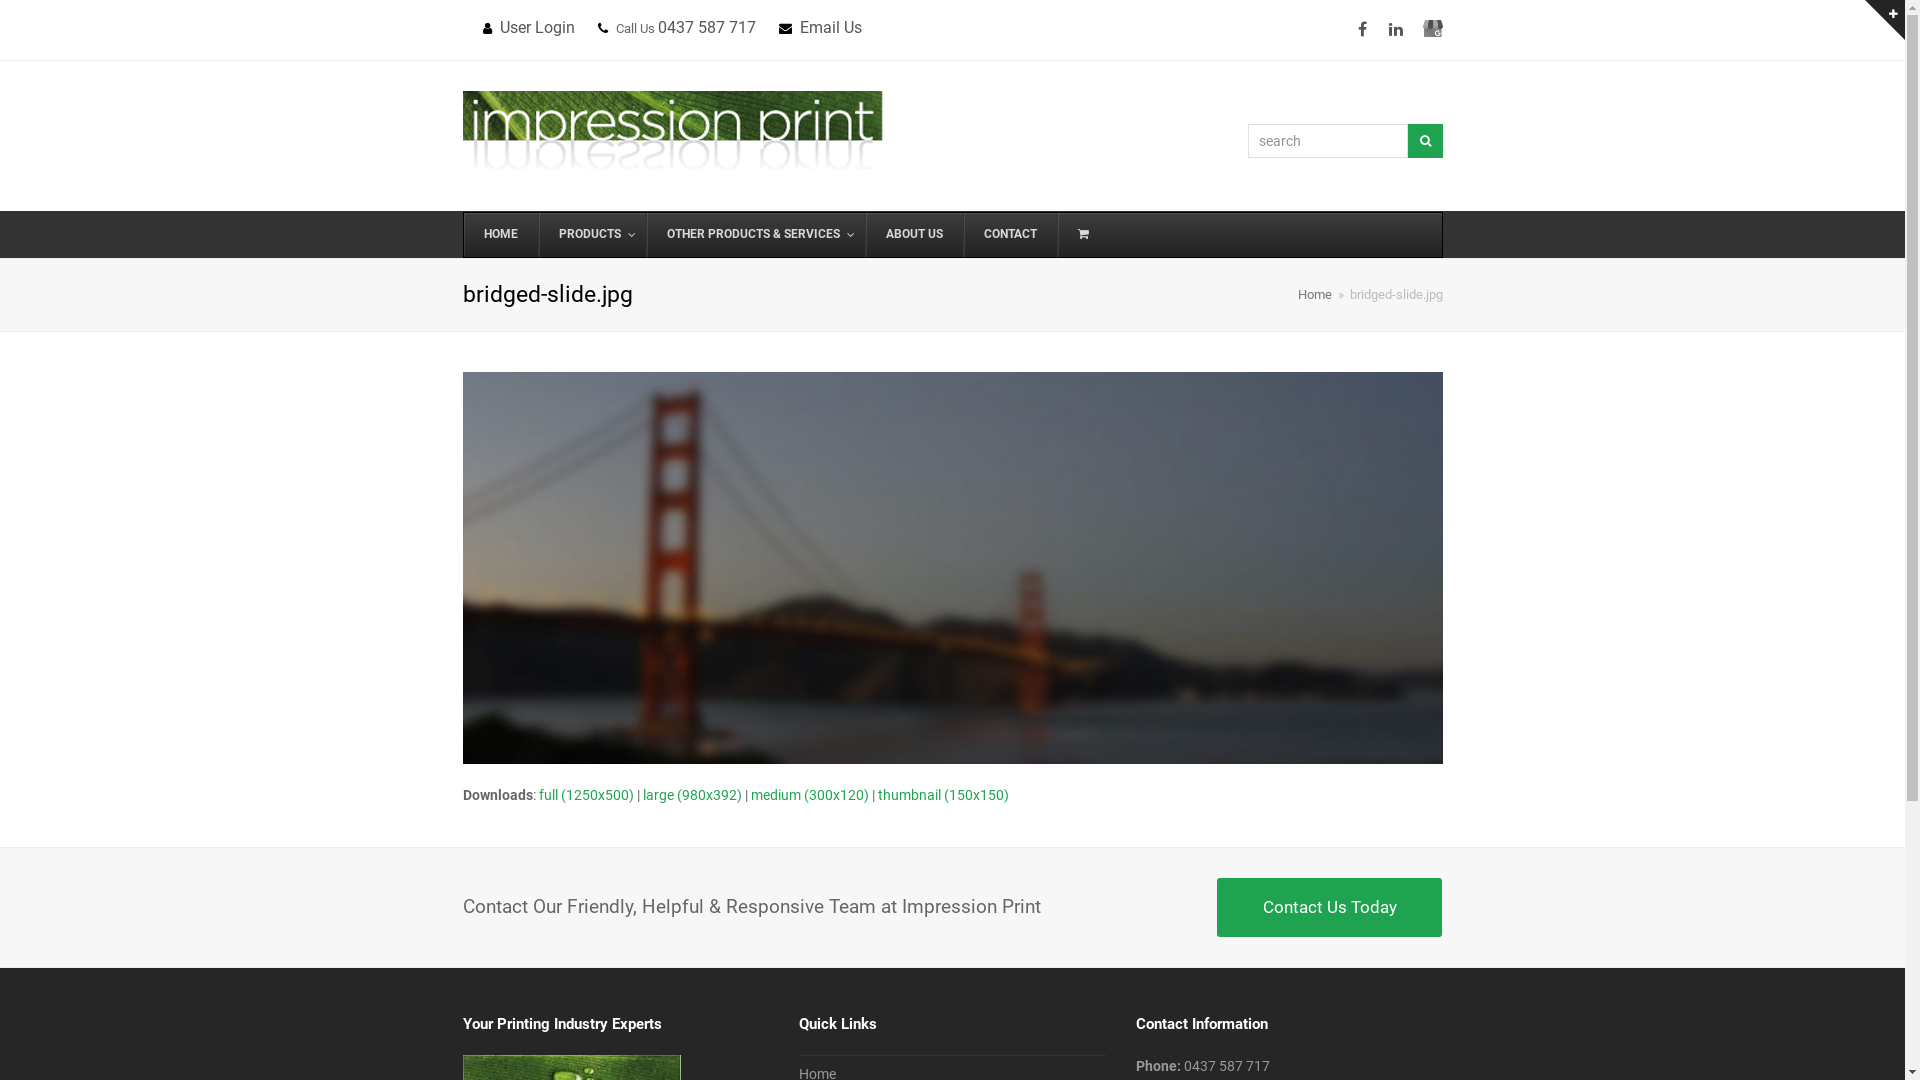 This screenshot has height=1080, width=1920. Describe the element at coordinates (500, 234) in the screenshot. I see `'HOME'` at that location.